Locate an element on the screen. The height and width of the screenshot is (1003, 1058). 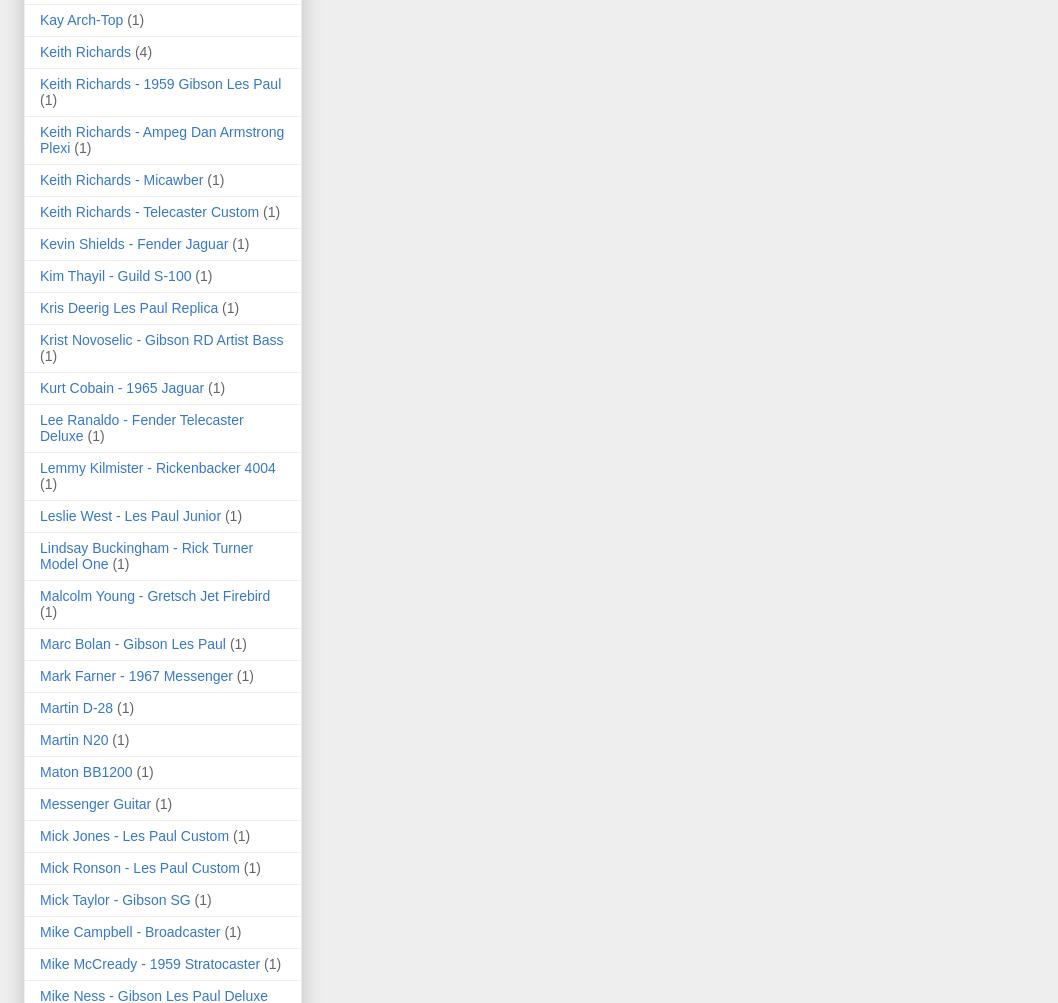
'Mick Taylor - Gibson SG' is located at coordinates (114, 898).